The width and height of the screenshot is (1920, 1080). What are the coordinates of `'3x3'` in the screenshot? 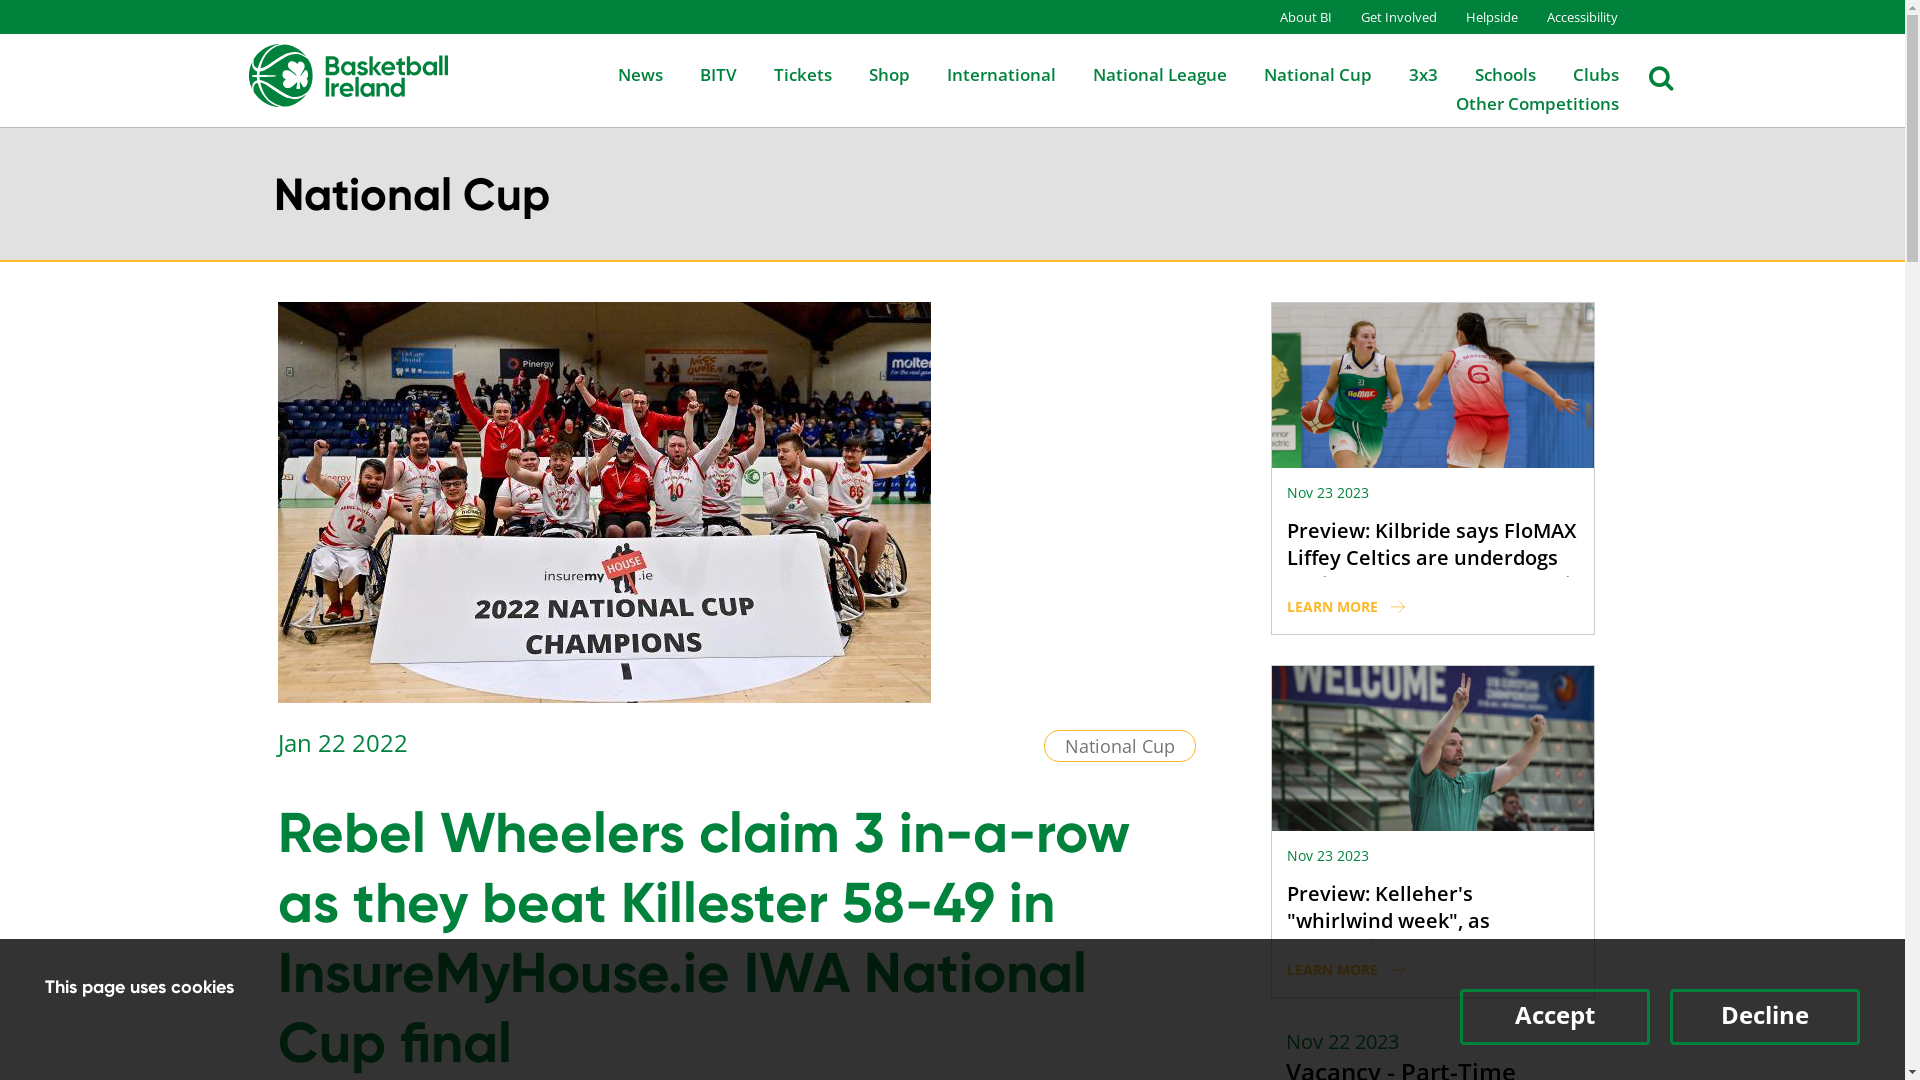 It's located at (1404, 73).